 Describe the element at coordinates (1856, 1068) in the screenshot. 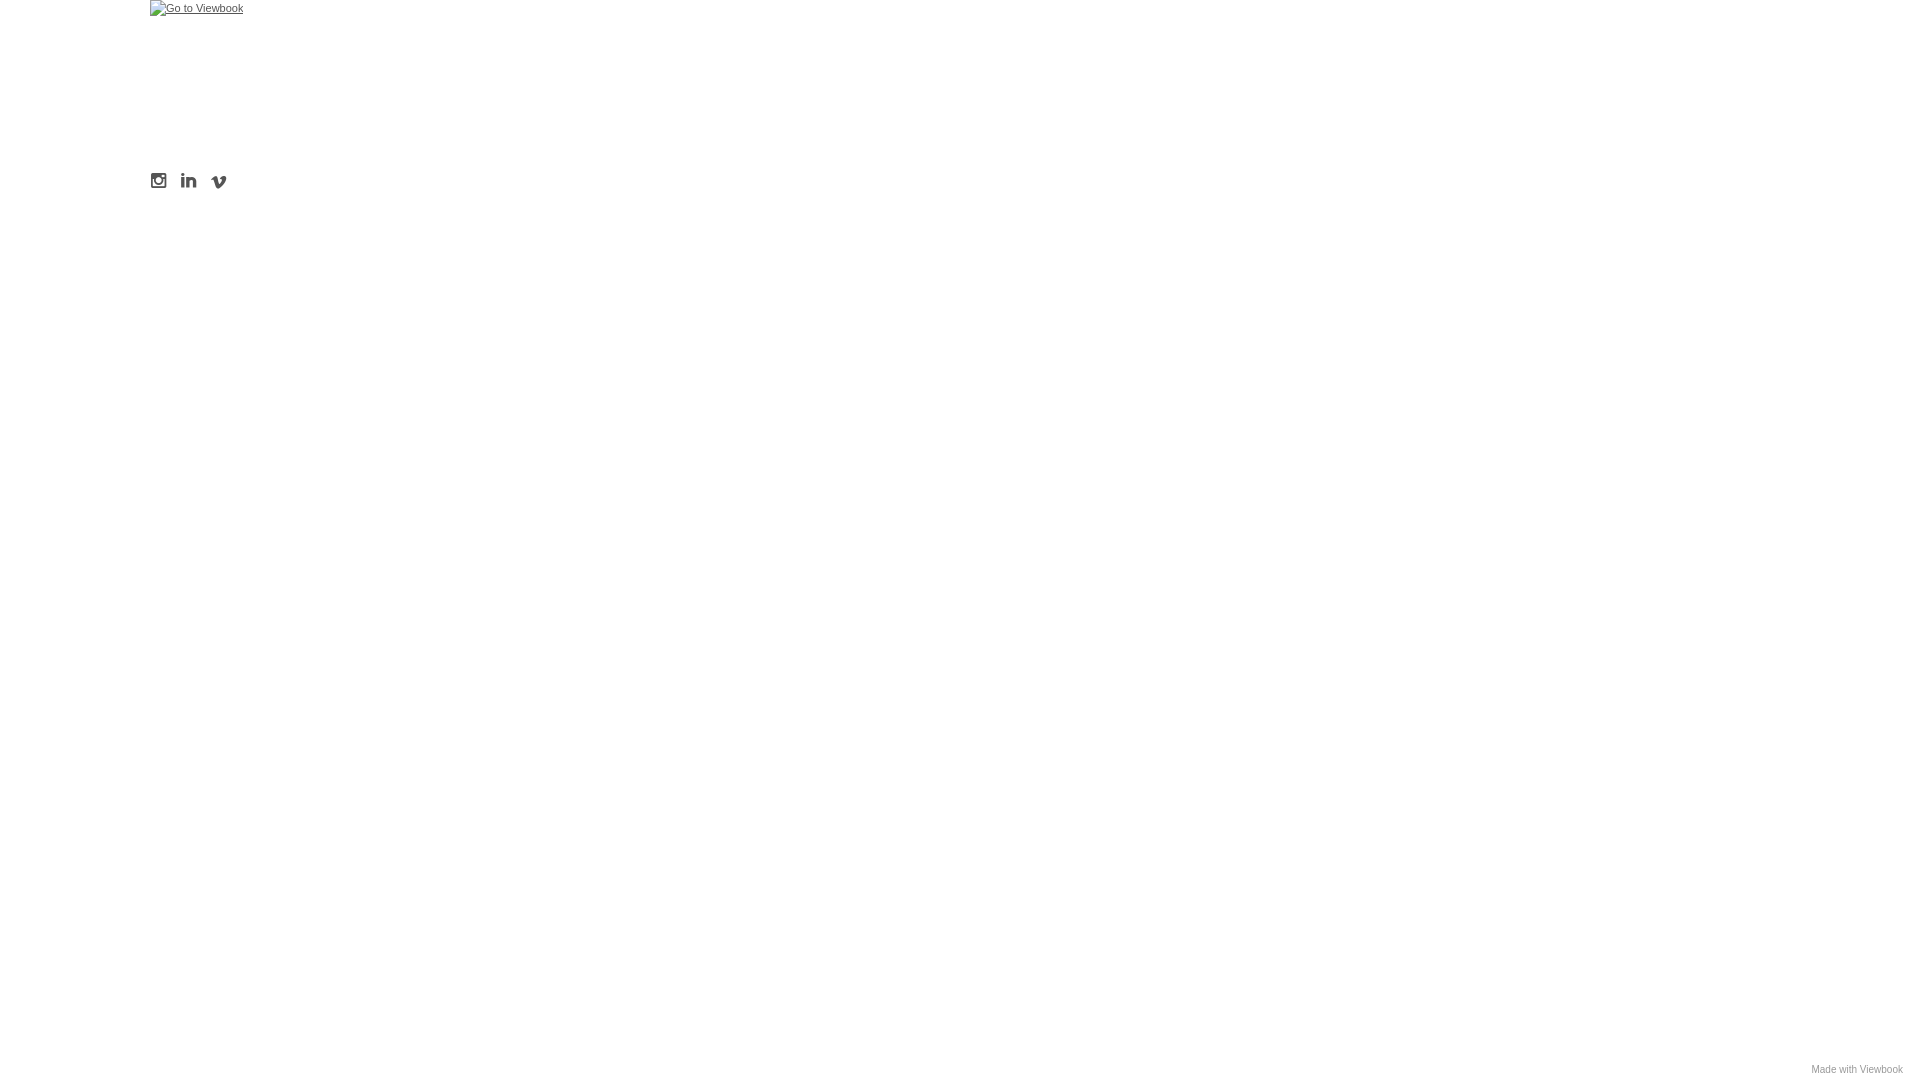

I see `'Made with Viewbook'` at that location.